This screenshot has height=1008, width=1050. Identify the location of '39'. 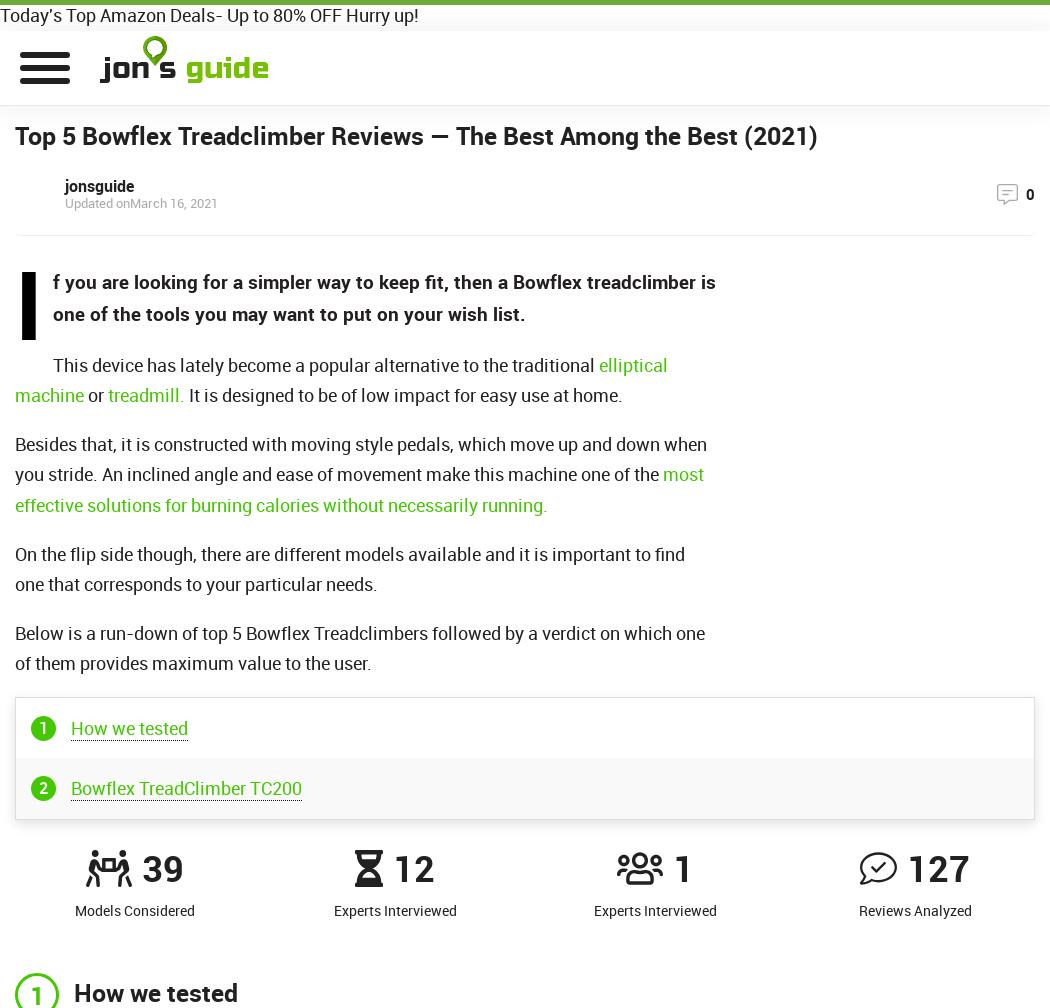
(162, 867).